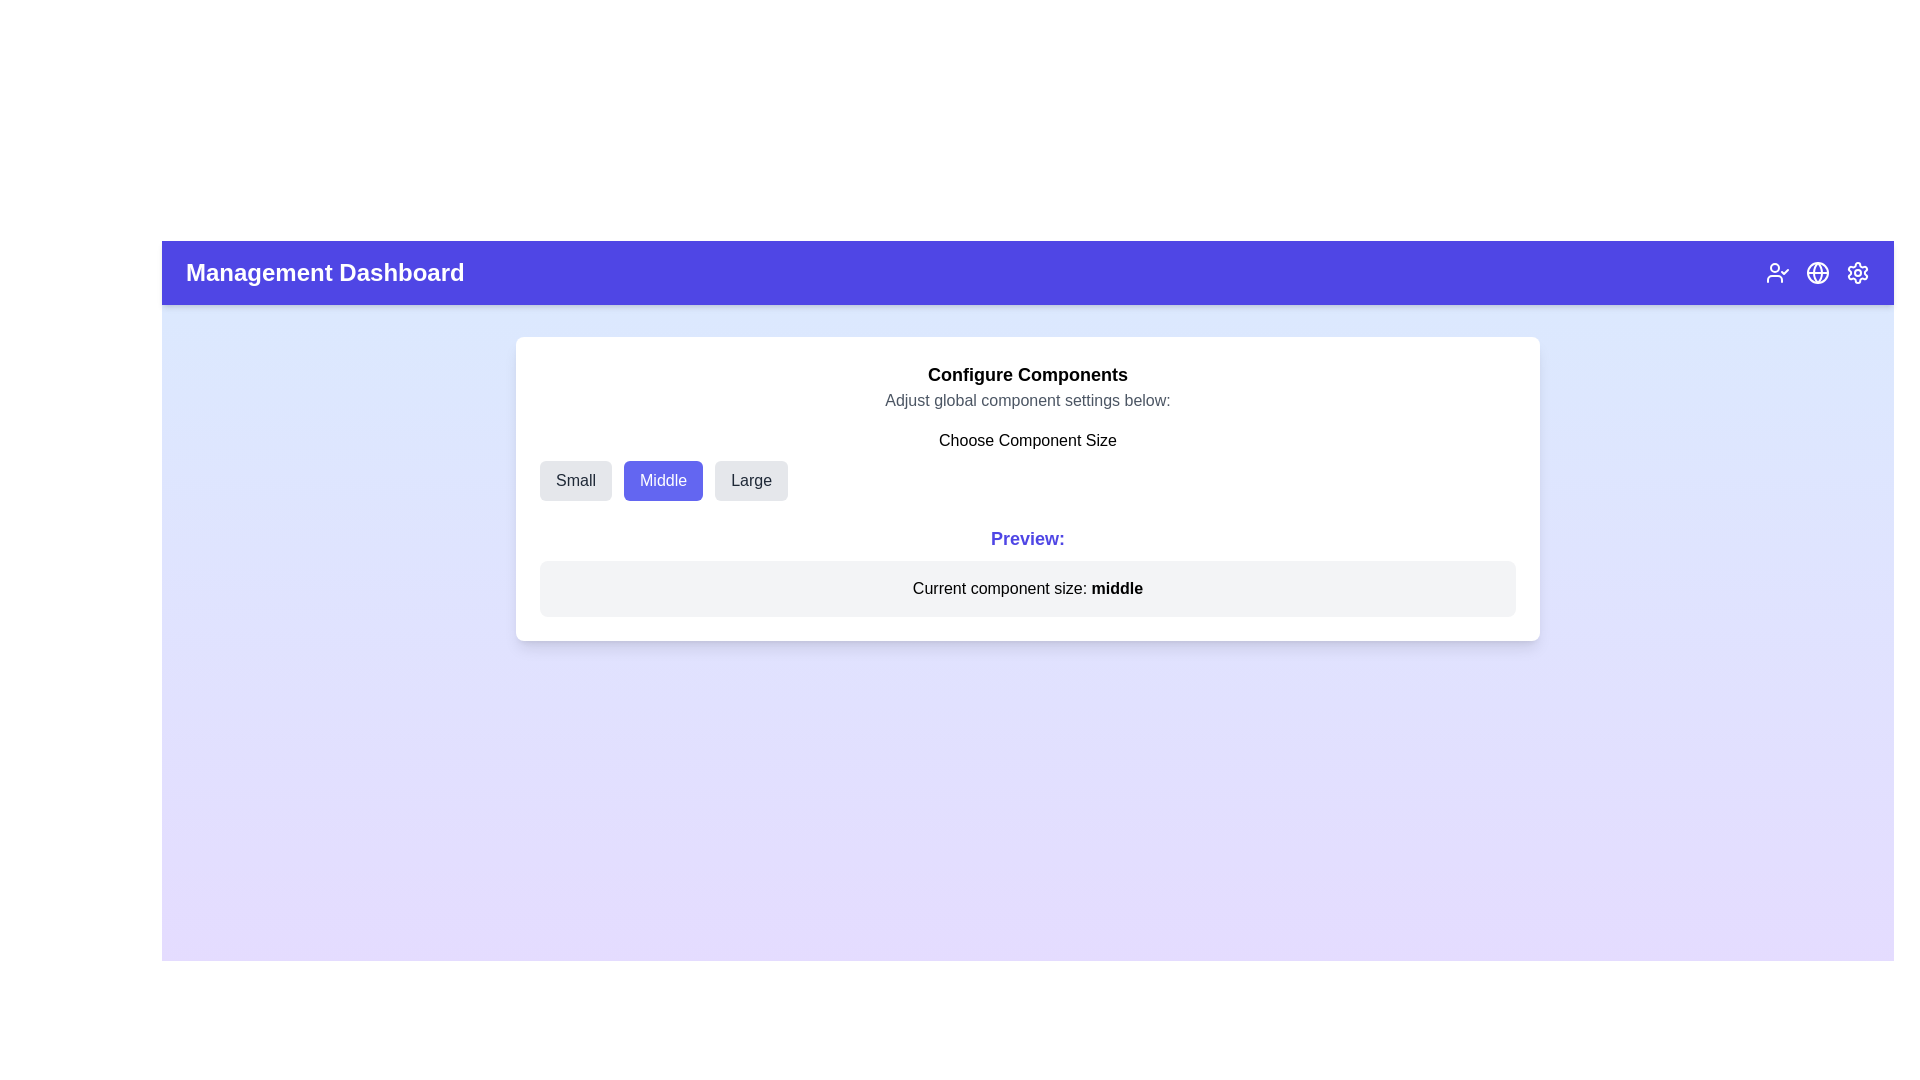  I want to click on the text label displaying 'middle' in bold black font, part of the sentence 'Current component size: middle', located in the lower section of a white card-like panel, so click(1116, 587).